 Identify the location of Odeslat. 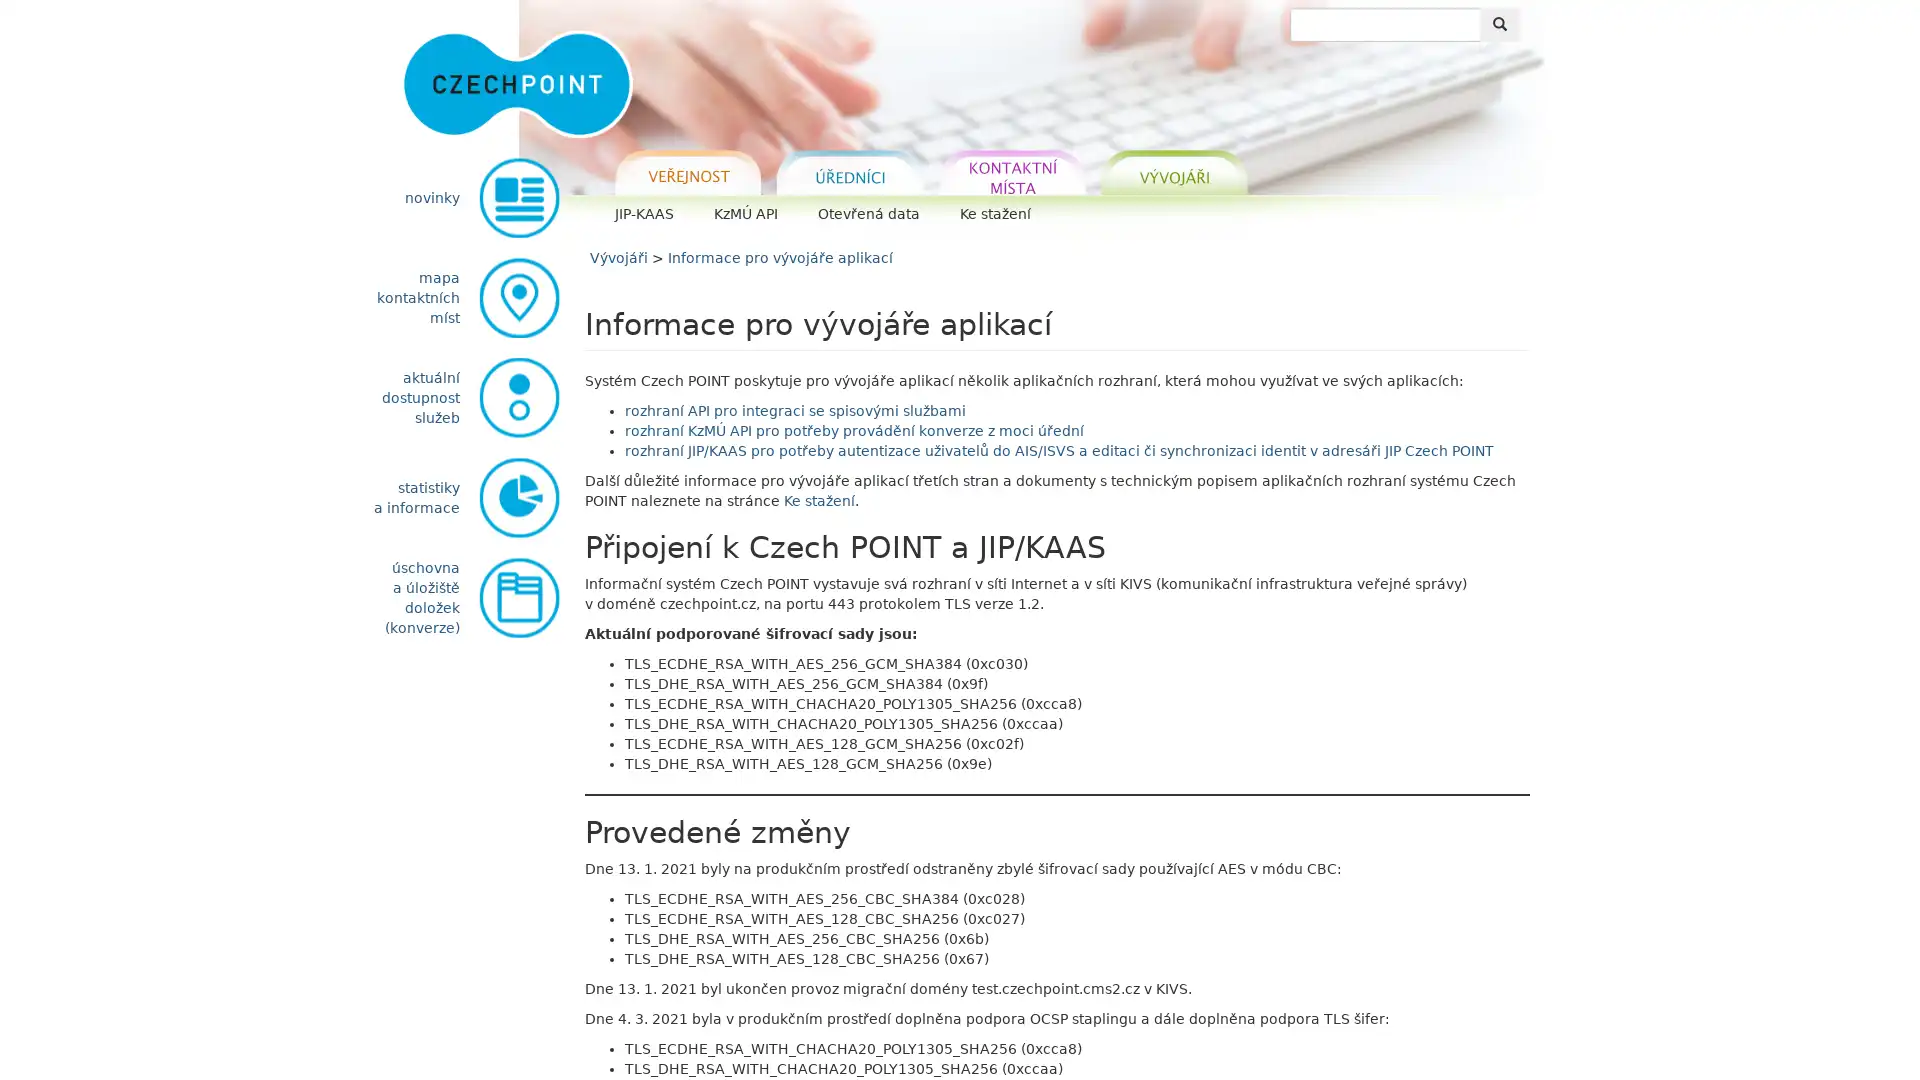
(1499, 24).